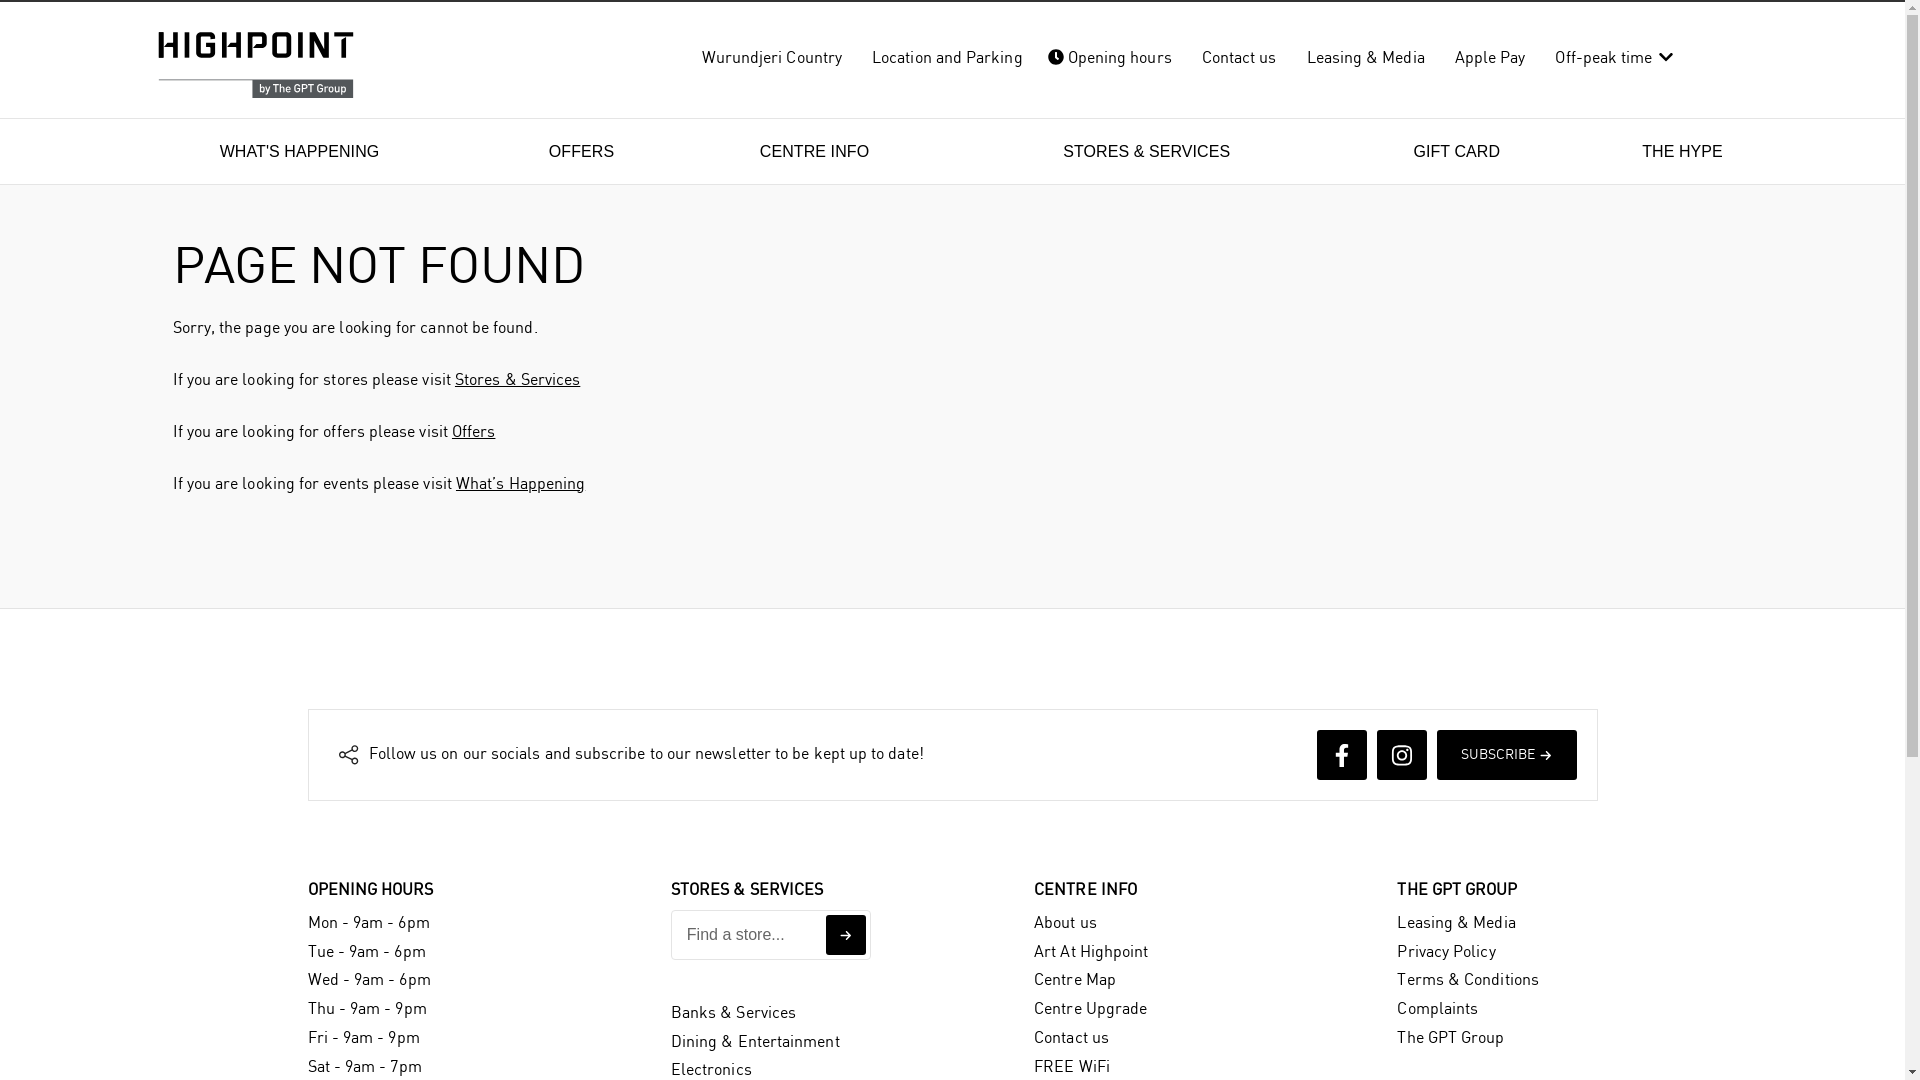 Image resolution: width=1920 pixels, height=1080 pixels. Describe the element at coordinates (454, 380) in the screenshot. I see `'Stores & Services'` at that location.